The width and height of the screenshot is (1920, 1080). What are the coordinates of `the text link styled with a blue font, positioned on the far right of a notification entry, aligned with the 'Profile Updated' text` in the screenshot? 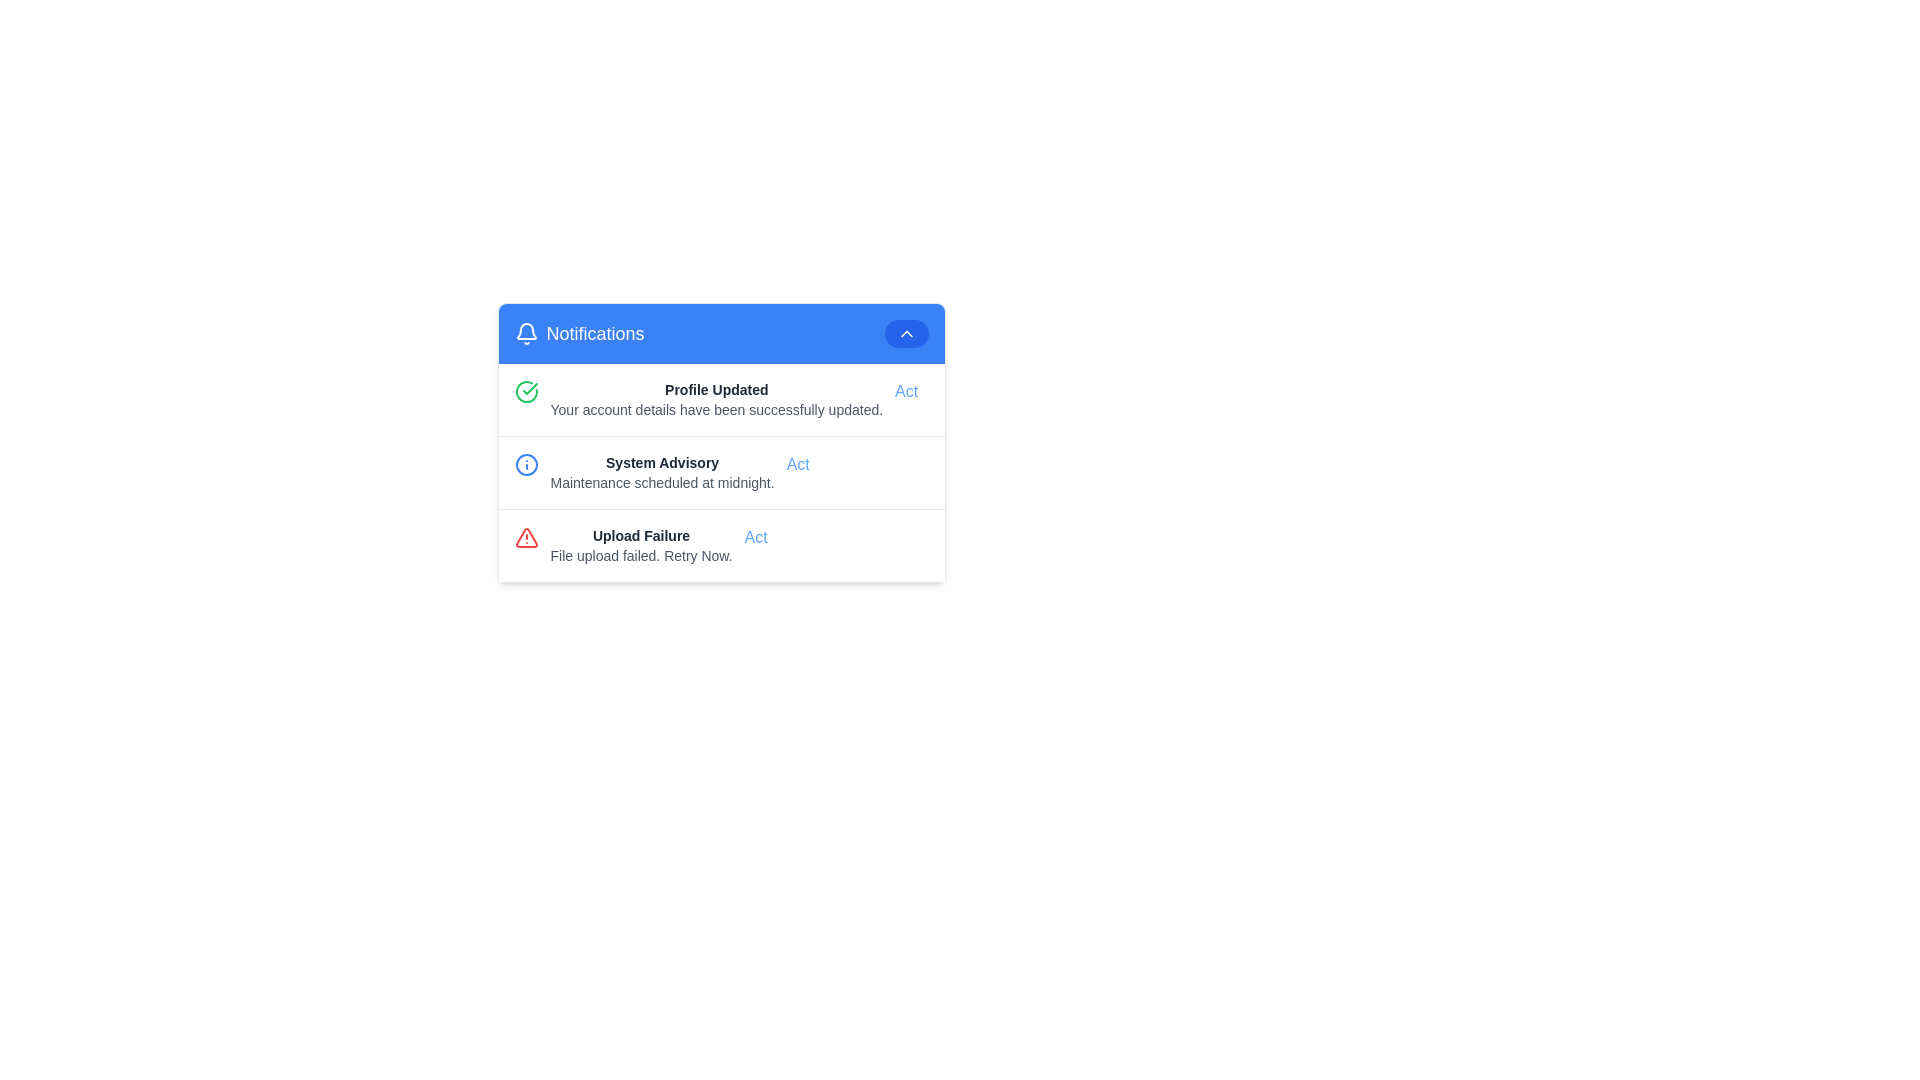 It's located at (905, 392).